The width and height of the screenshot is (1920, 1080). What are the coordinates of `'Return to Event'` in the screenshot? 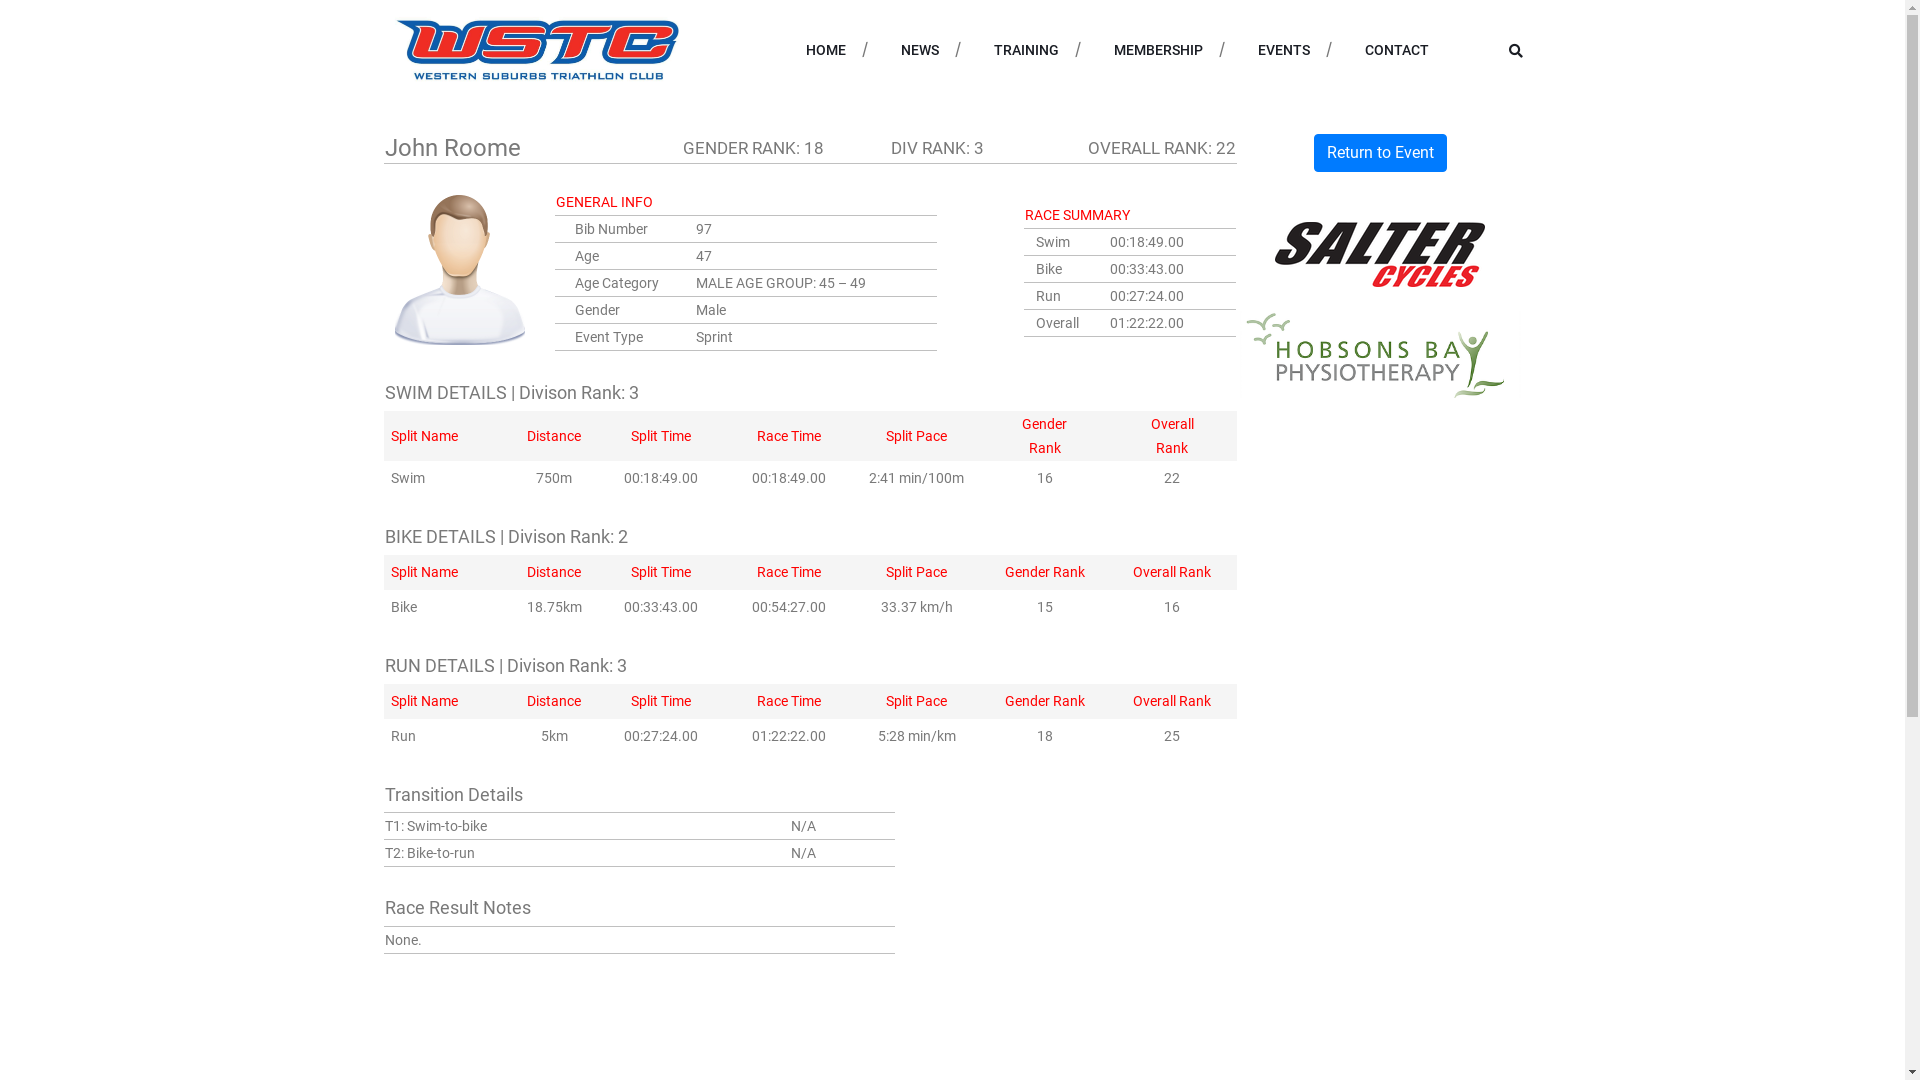 It's located at (1314, 152).